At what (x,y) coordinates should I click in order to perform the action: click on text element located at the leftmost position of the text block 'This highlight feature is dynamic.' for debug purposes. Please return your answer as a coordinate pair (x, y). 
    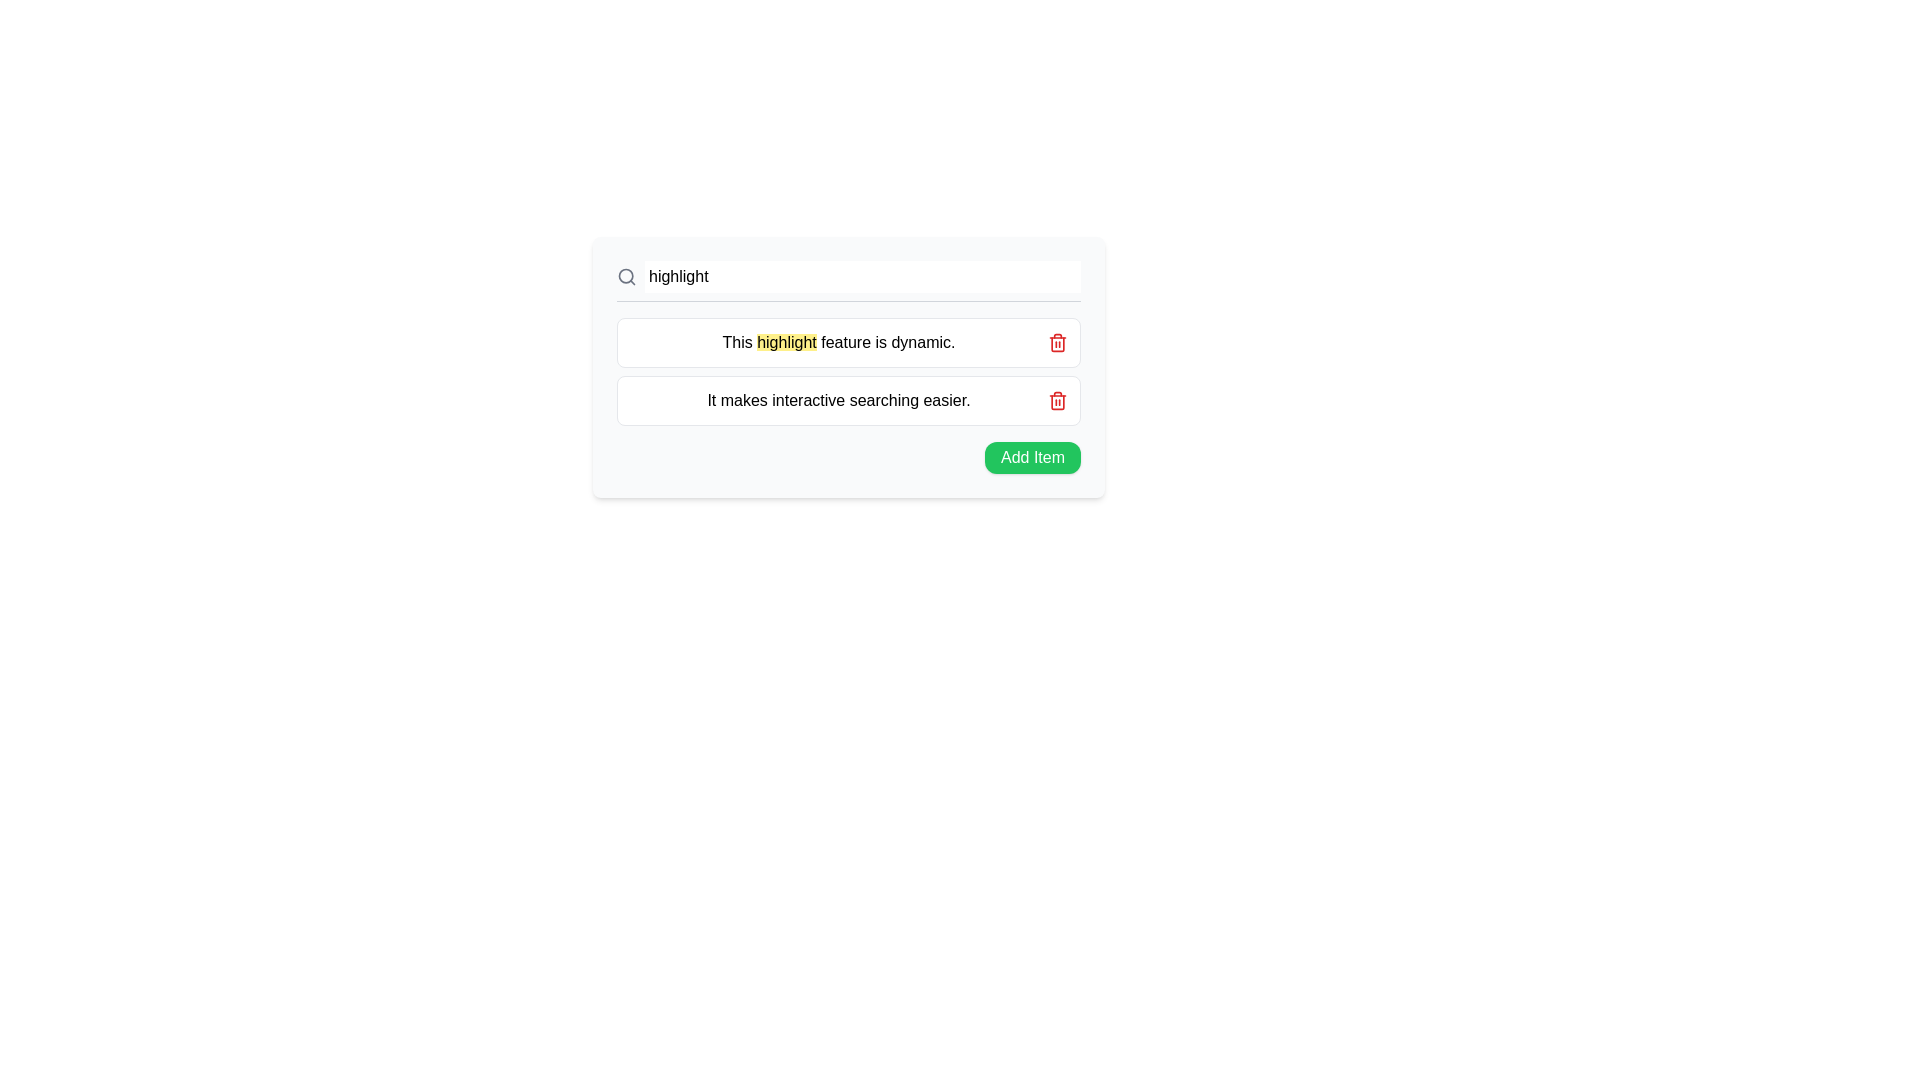
    Looking at the image, I should click on (738, 341).